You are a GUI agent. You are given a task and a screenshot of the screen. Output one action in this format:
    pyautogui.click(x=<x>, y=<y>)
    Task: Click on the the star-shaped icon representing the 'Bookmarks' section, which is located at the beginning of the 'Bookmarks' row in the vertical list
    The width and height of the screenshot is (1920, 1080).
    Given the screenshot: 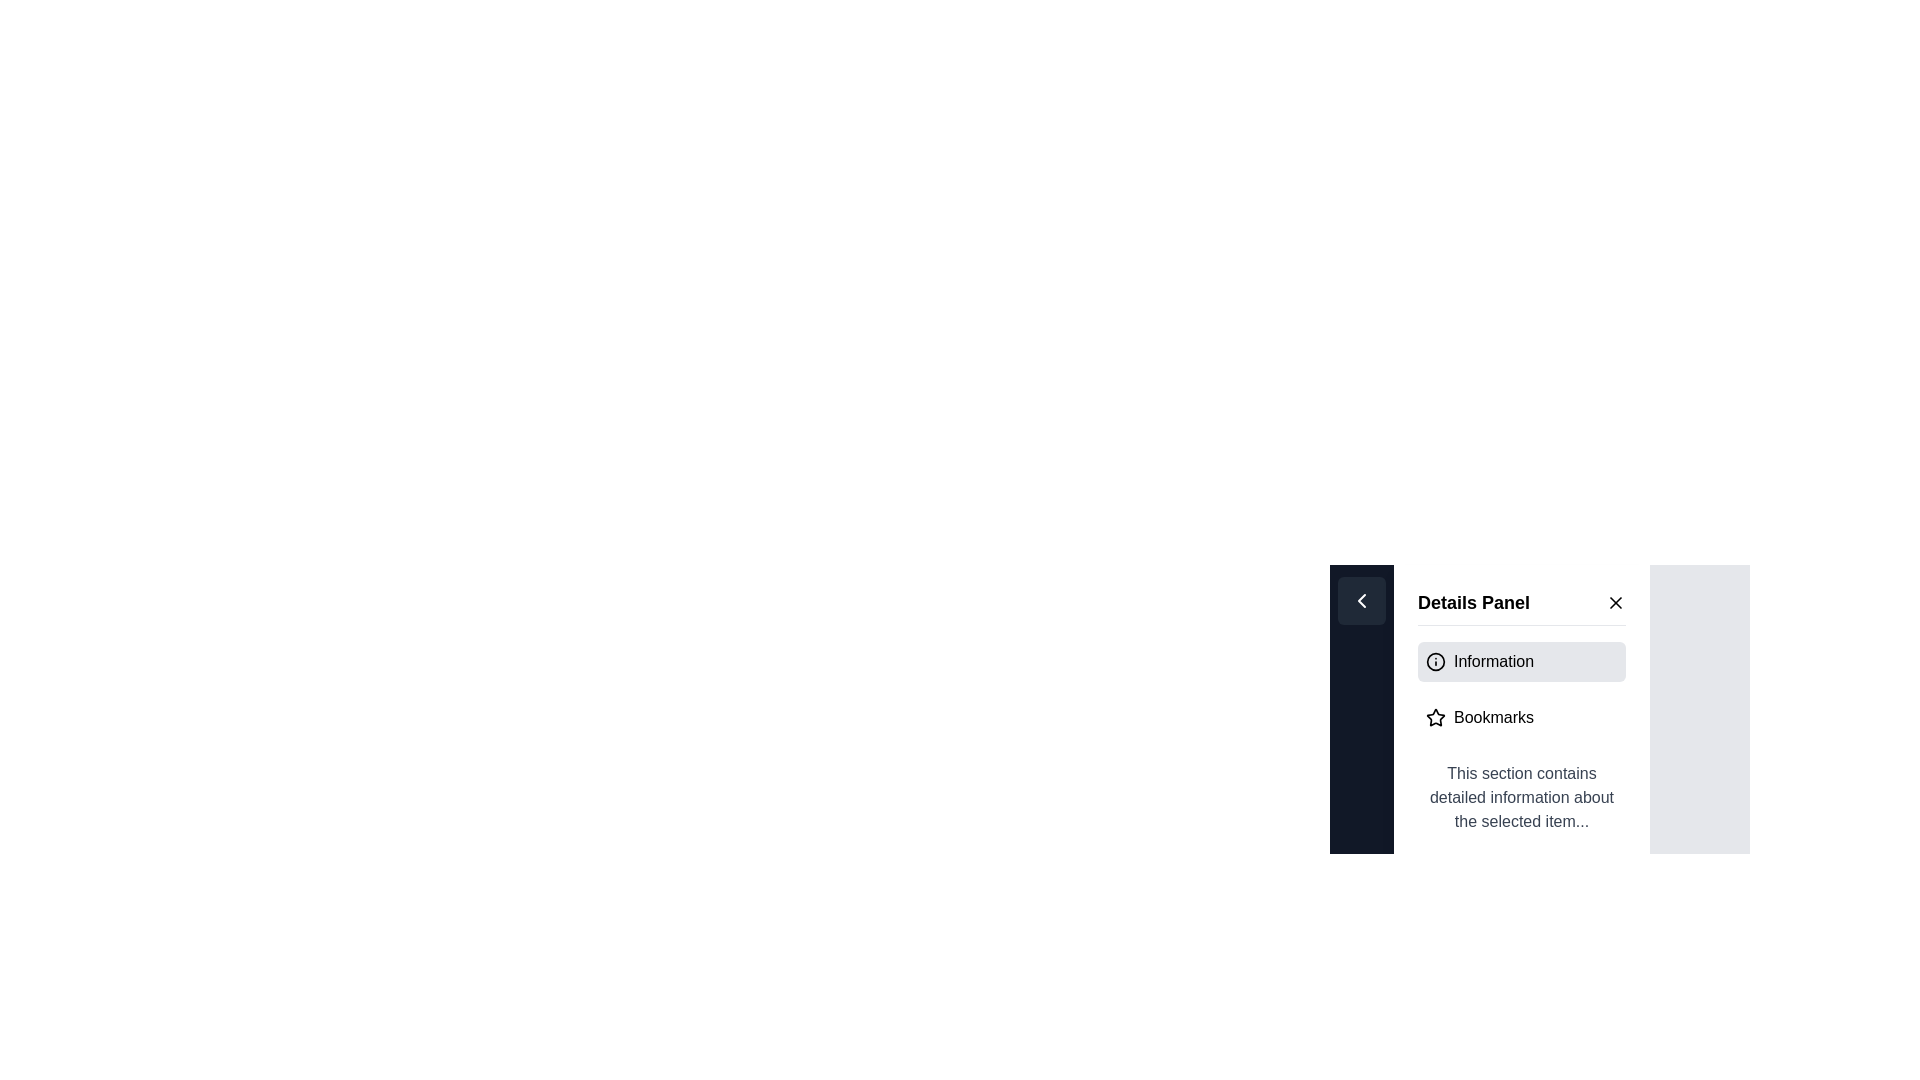 What is the action you would take?
    pyautogui.click(x=1434, y=716)
    